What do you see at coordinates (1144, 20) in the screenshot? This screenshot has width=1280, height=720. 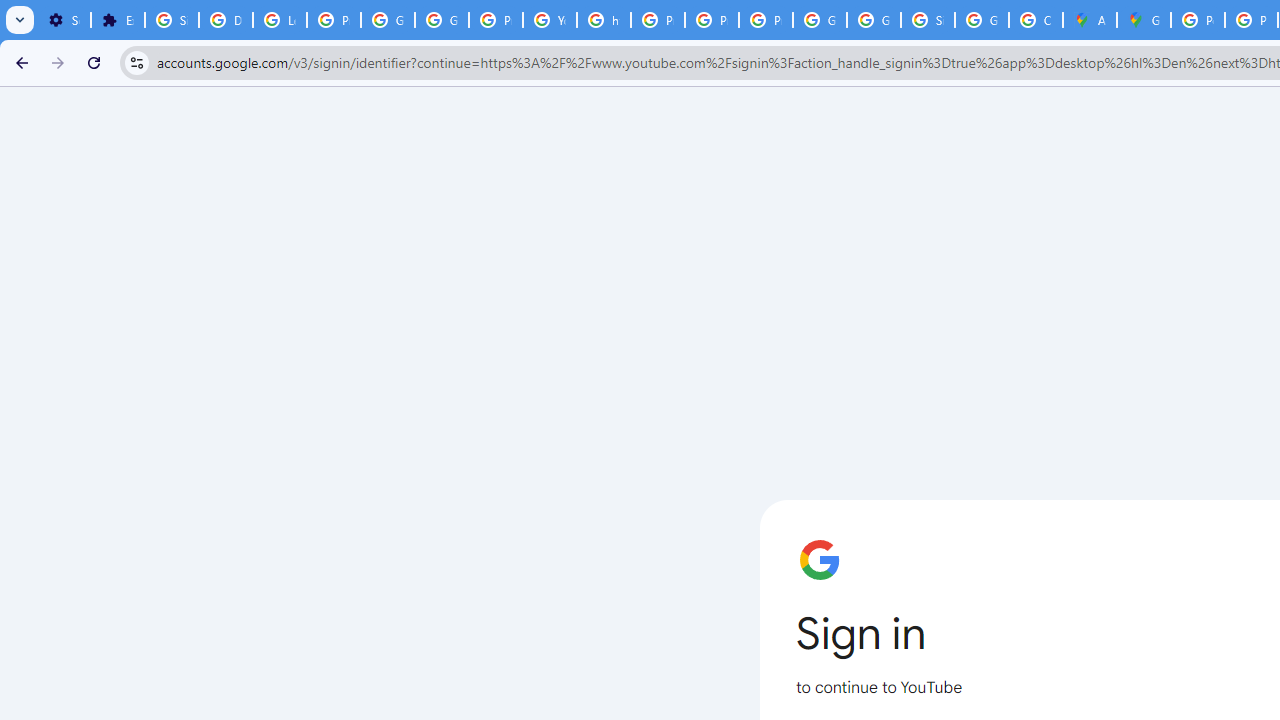 I see `'Google Maps'` at bounding box center [1144, 20].